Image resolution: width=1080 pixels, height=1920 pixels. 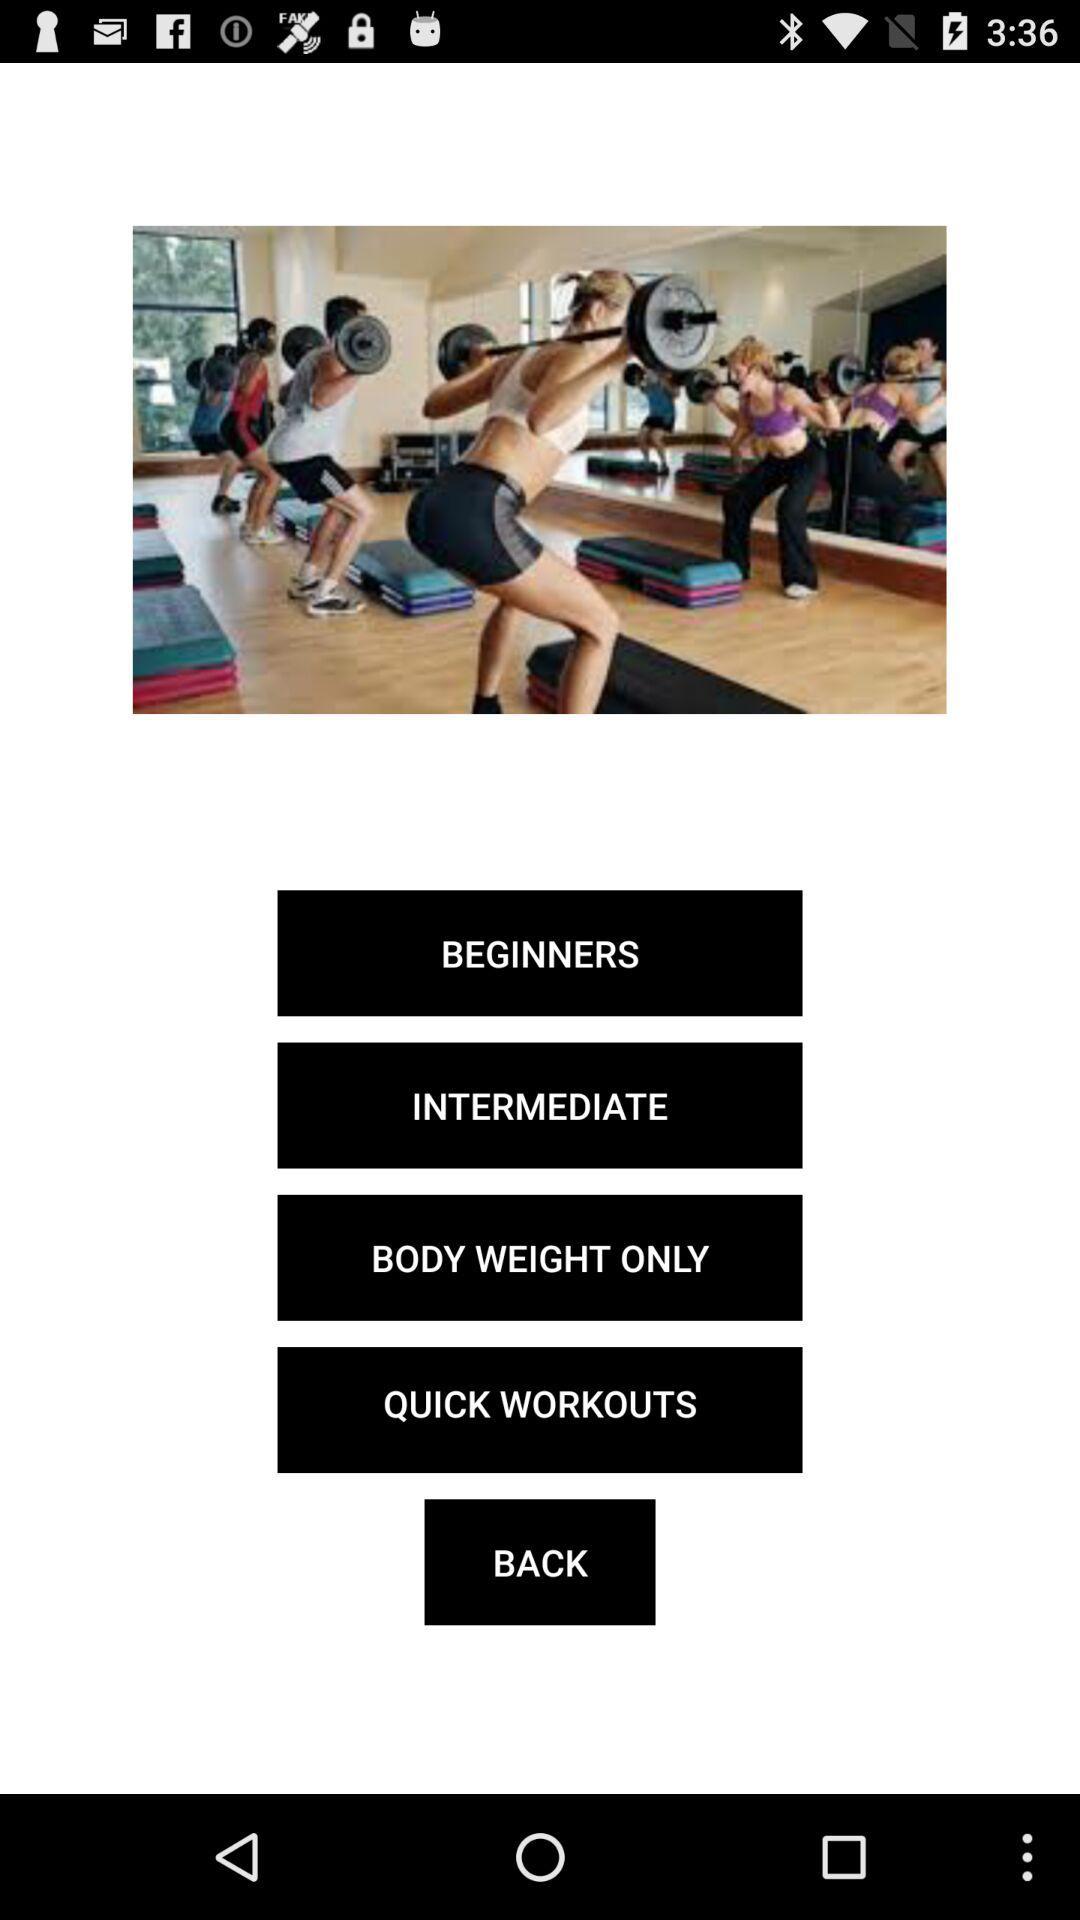 I want to click on the button below the quick workouts item, so click(x=540, y=1561).